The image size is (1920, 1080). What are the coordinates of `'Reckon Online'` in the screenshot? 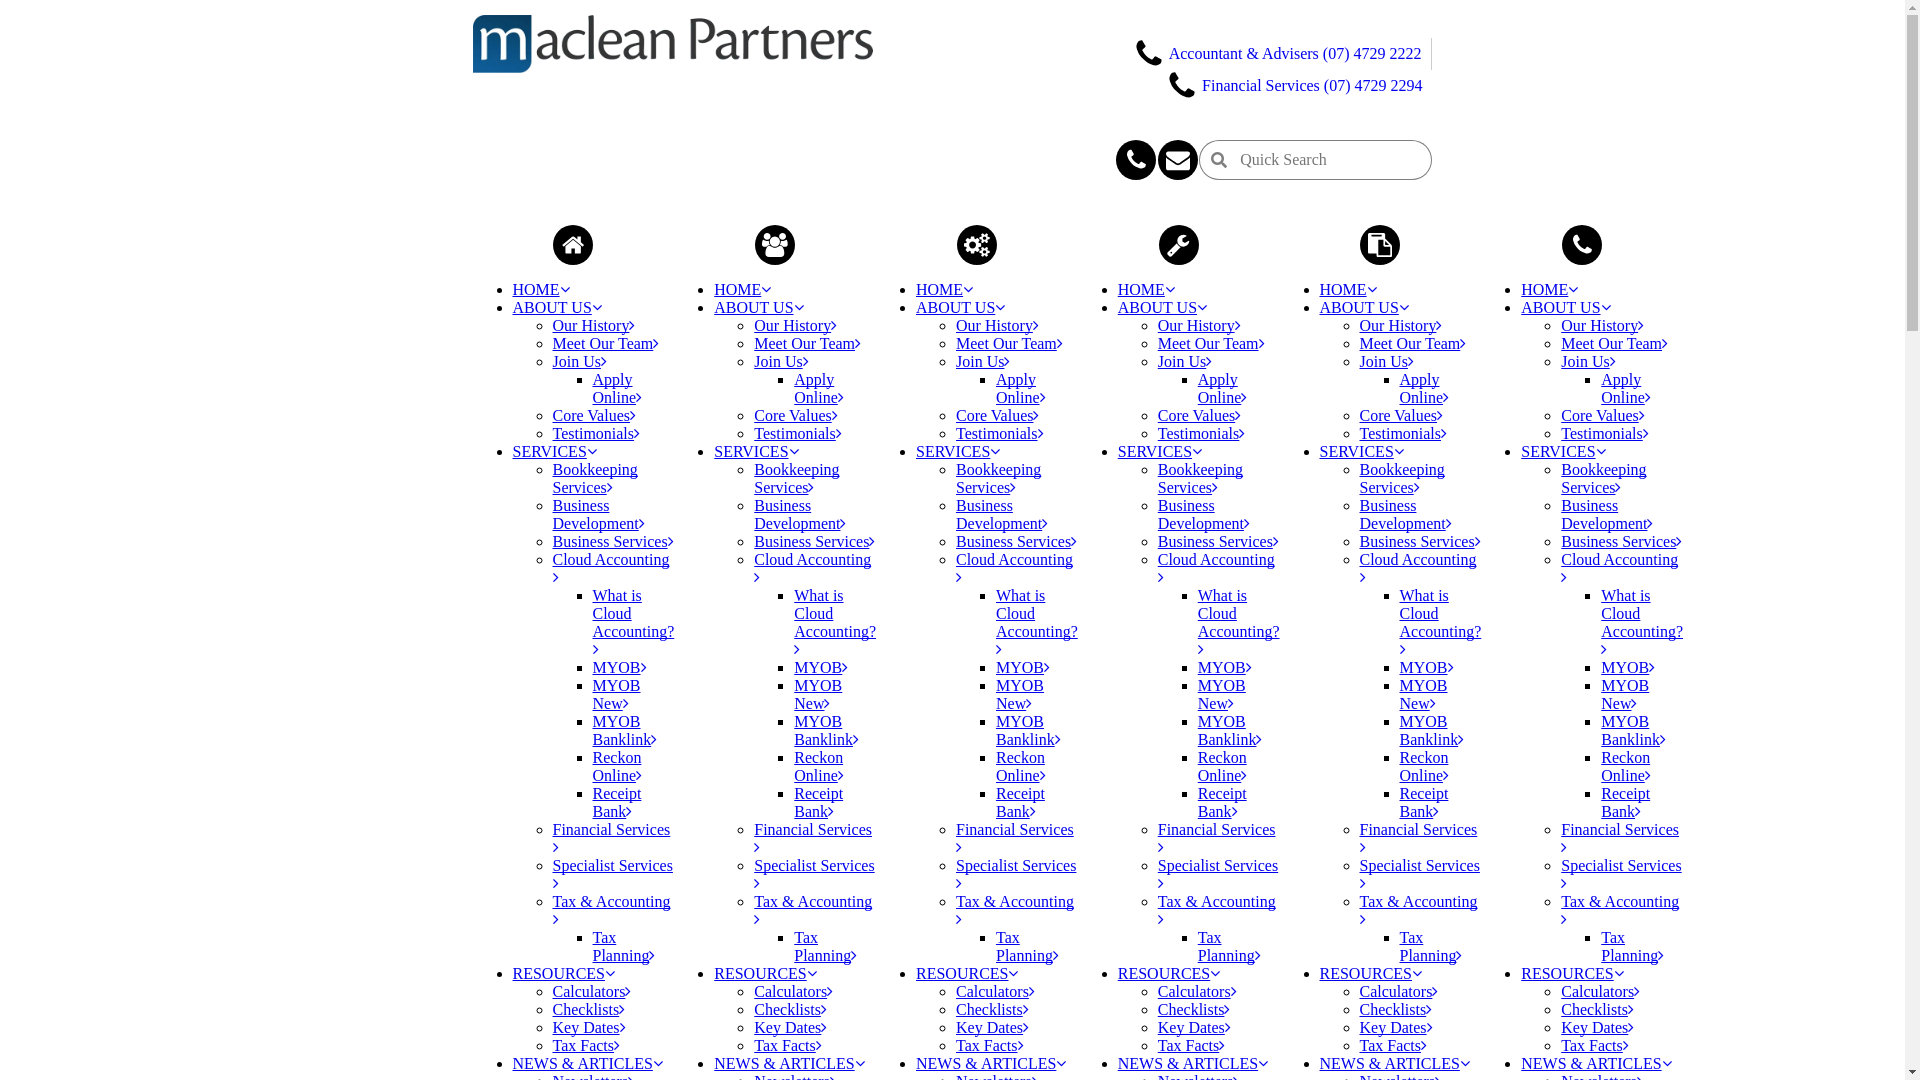 It's located at (1222, 765).